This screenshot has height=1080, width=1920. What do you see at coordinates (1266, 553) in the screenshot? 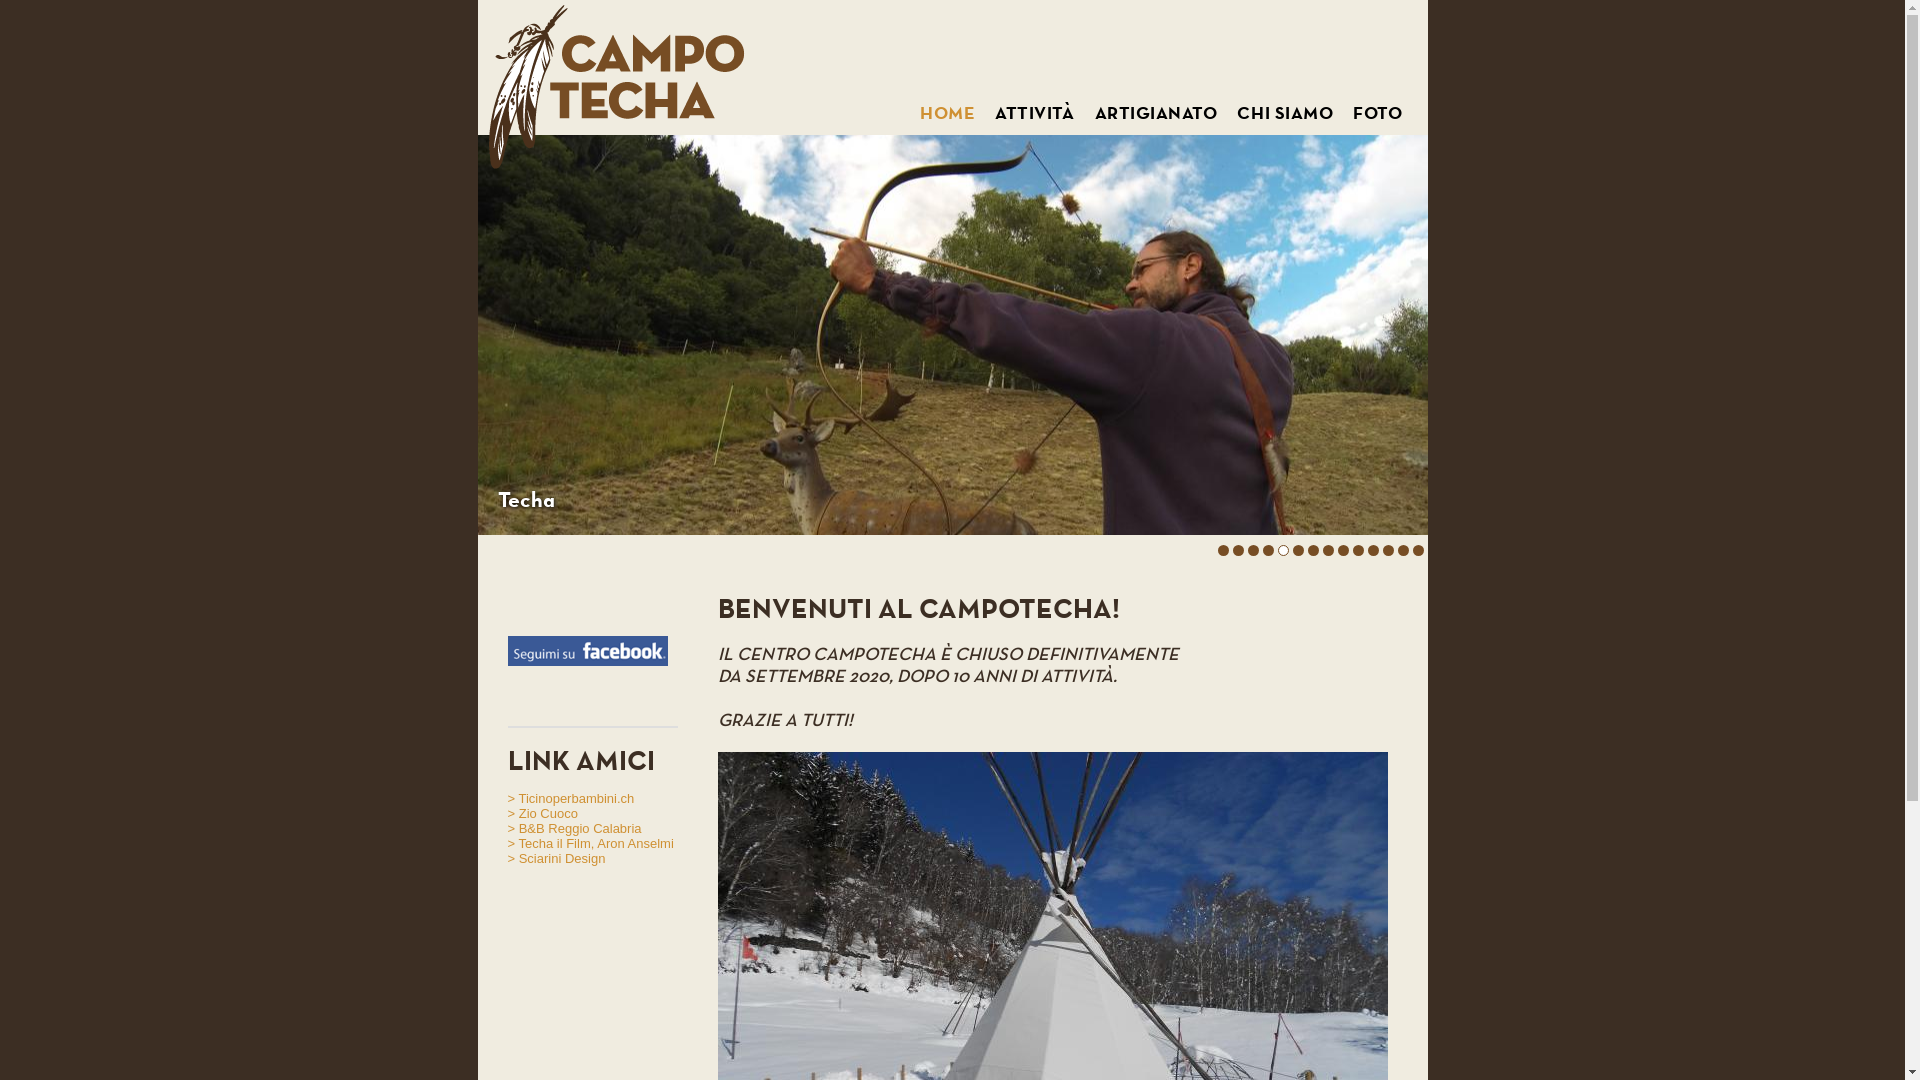
I see `'4'` at bounding box center [1266, 553].